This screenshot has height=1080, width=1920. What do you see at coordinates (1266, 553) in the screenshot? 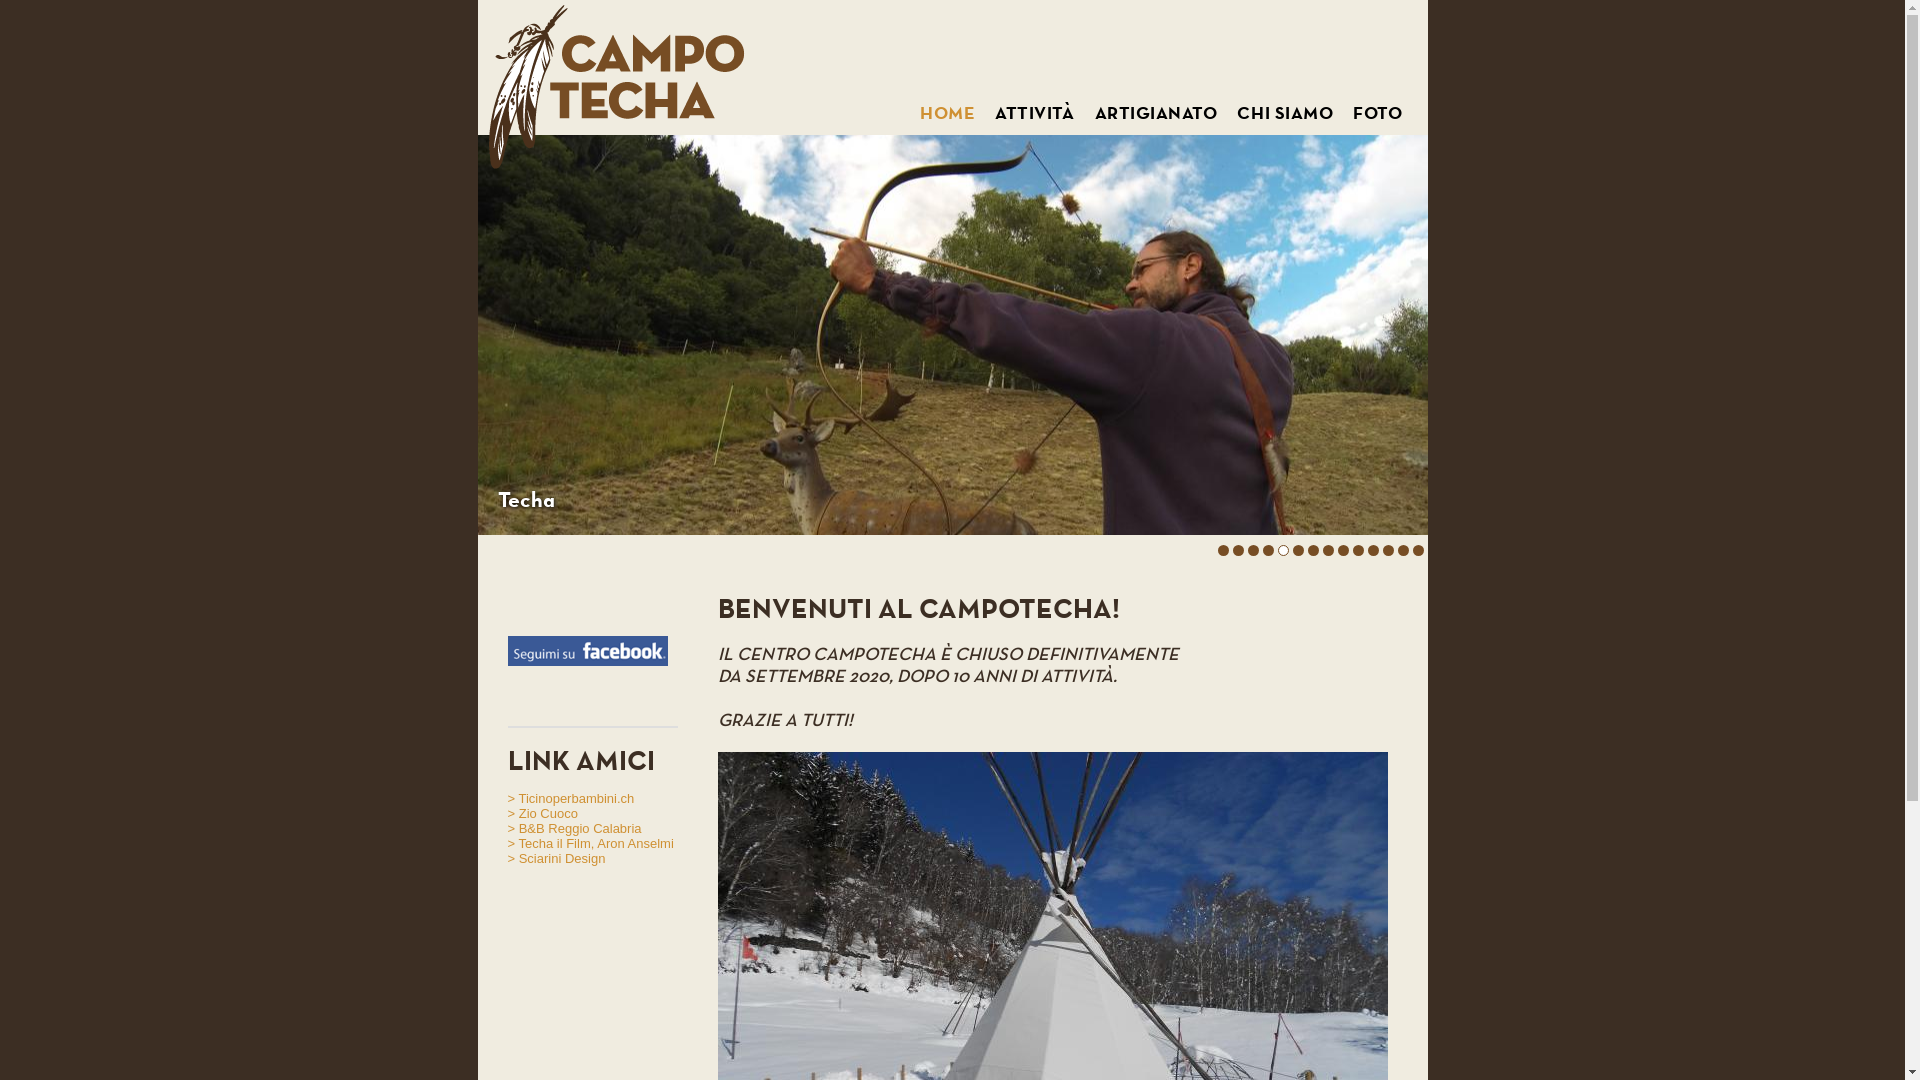
I see `'4'` at bounding box center [1266, 553].